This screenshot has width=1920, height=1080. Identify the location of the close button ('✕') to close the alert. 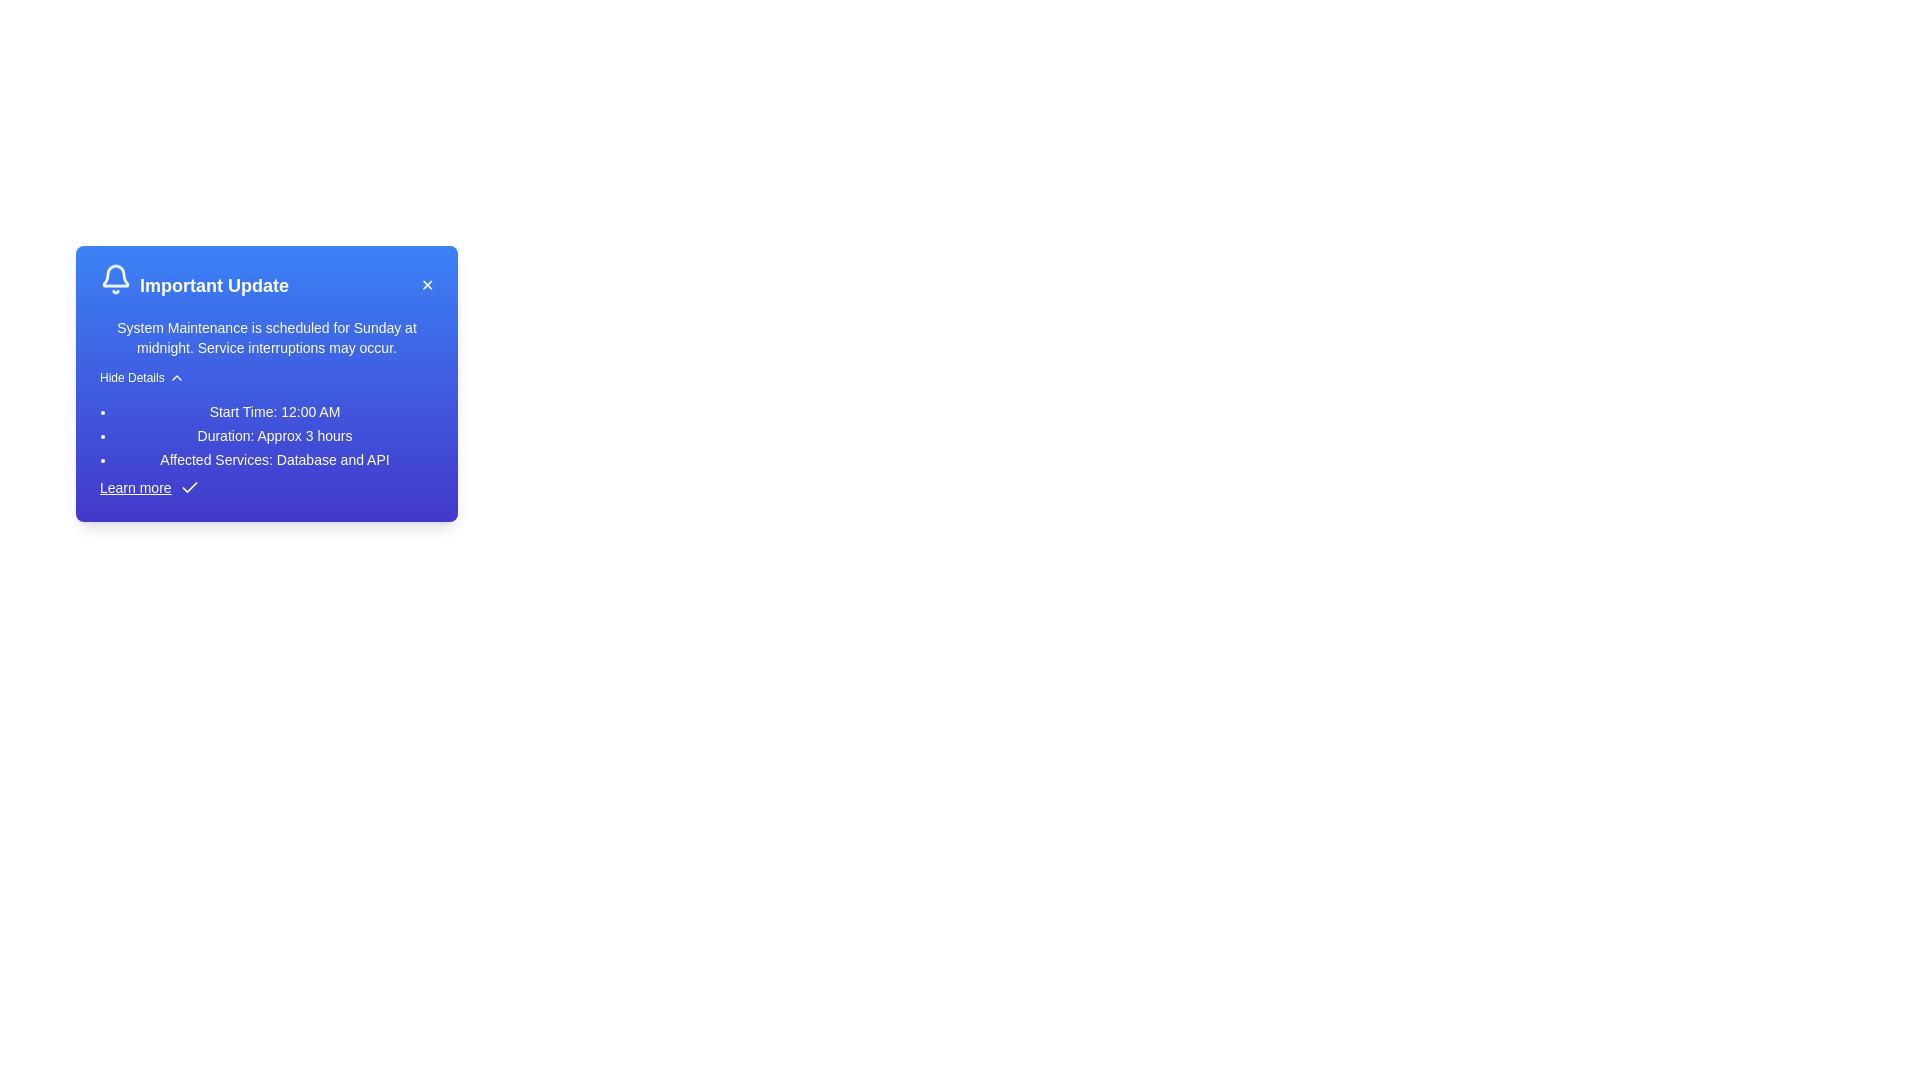
(426, 285).